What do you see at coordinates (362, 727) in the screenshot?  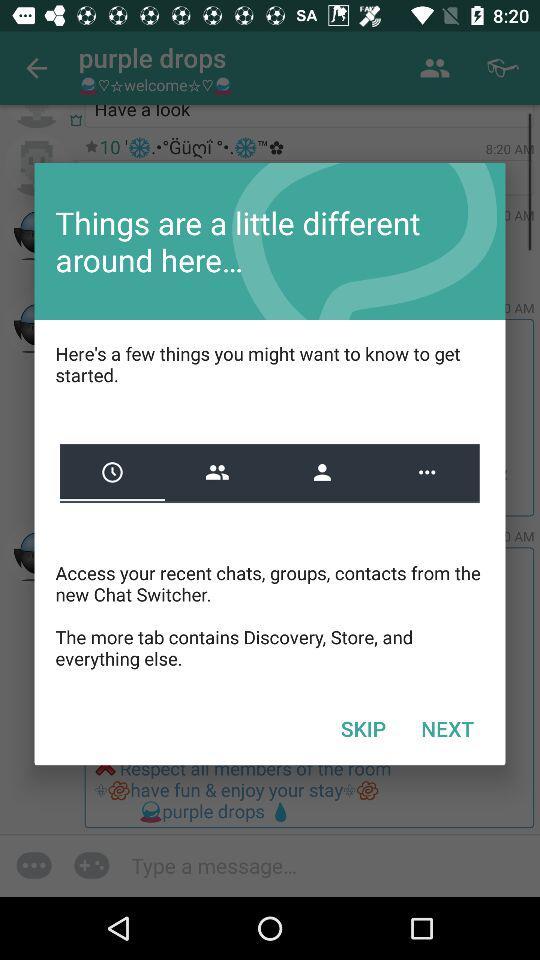 I see `item to the left of the next item` at bounding box center [362, 727].